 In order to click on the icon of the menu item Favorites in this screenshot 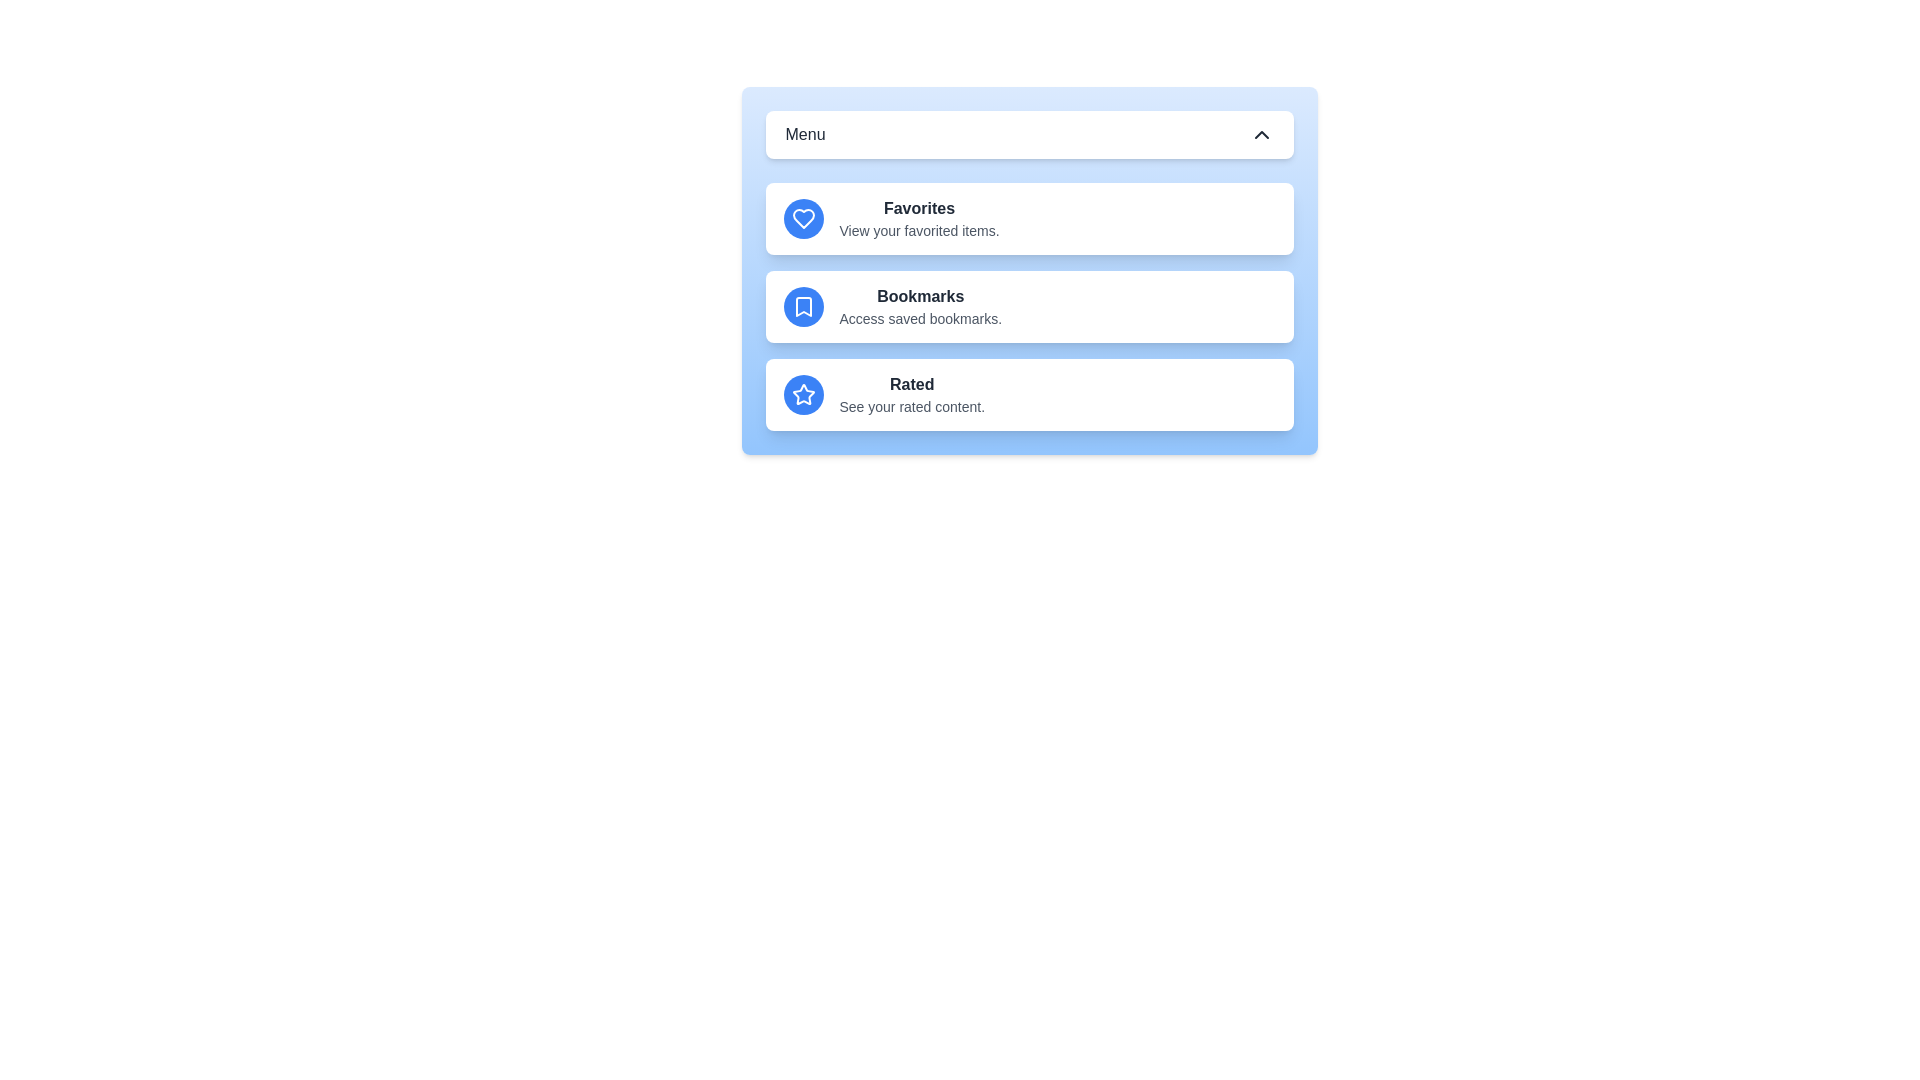, I will do `click(803, 219)`.